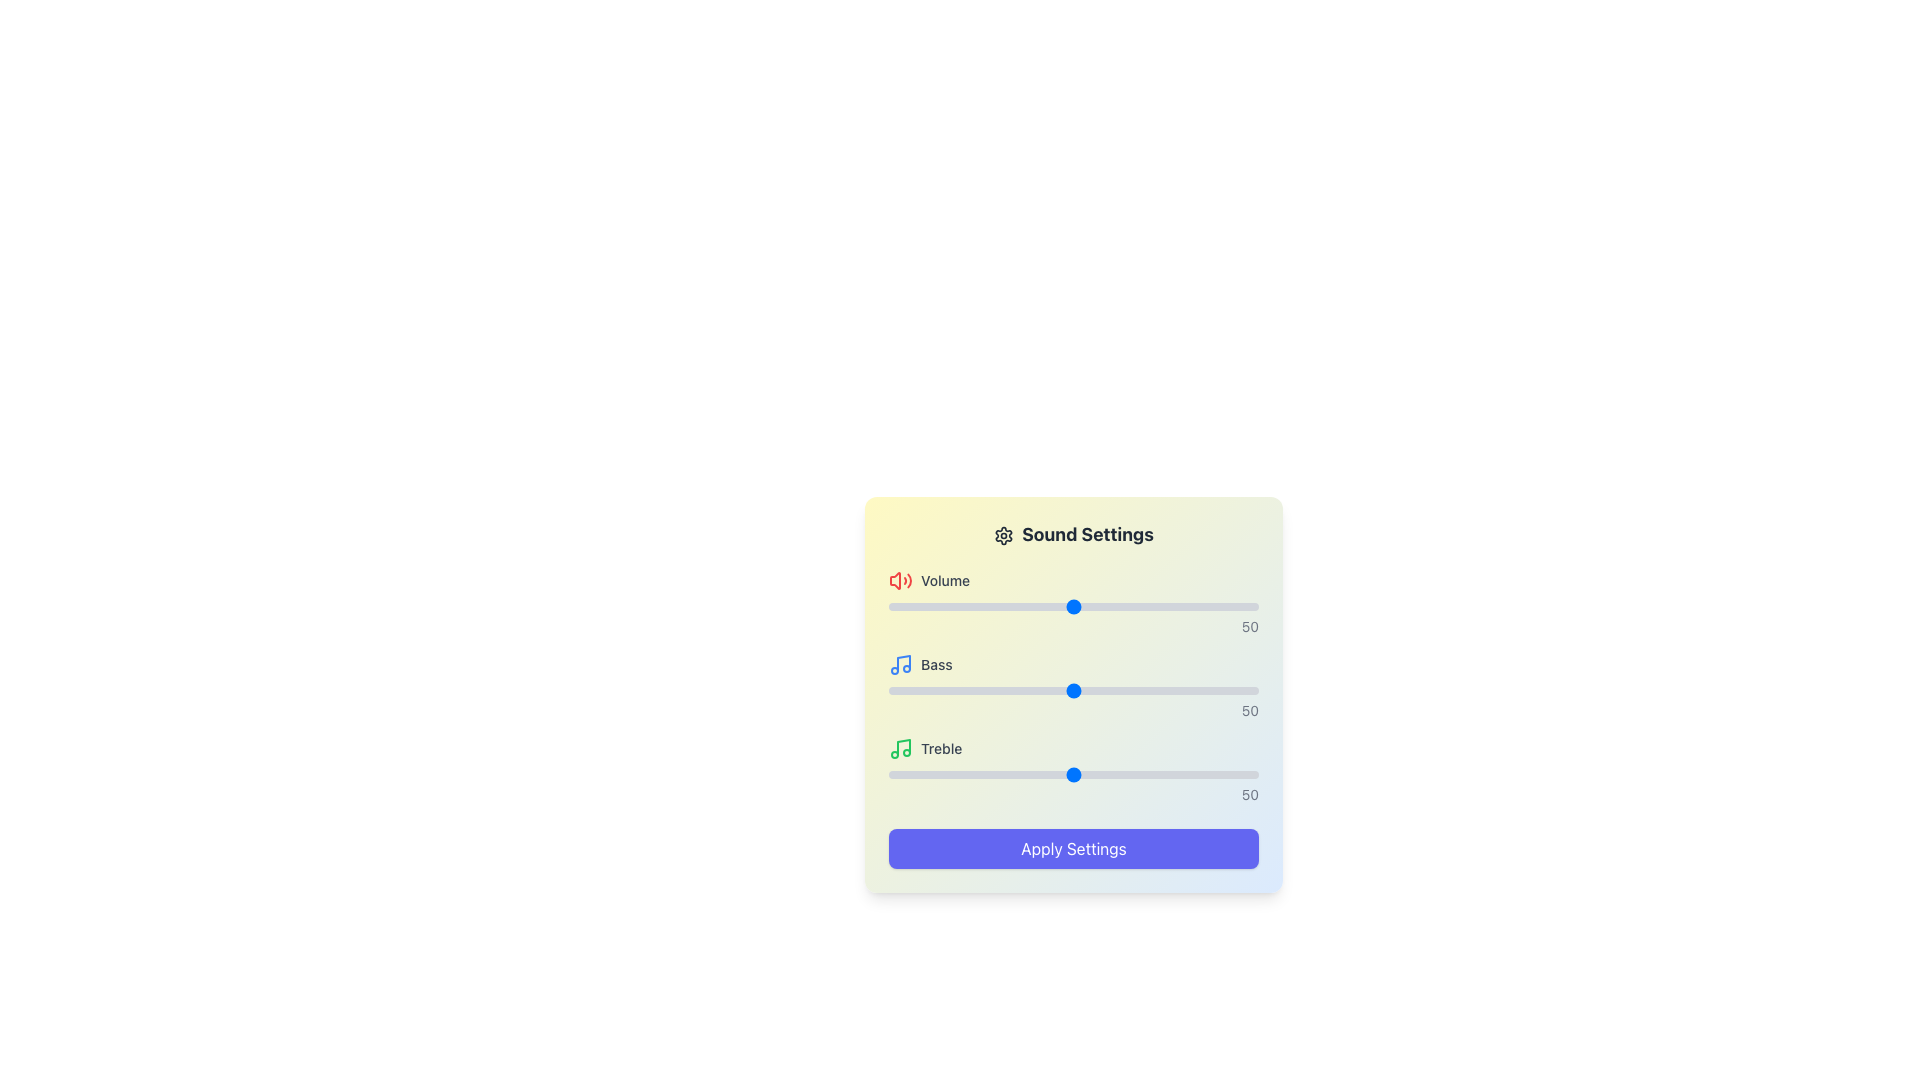 The height and width of the screenshot is (1080, 1920). I want to click on the volume level, so click(1103, 605).